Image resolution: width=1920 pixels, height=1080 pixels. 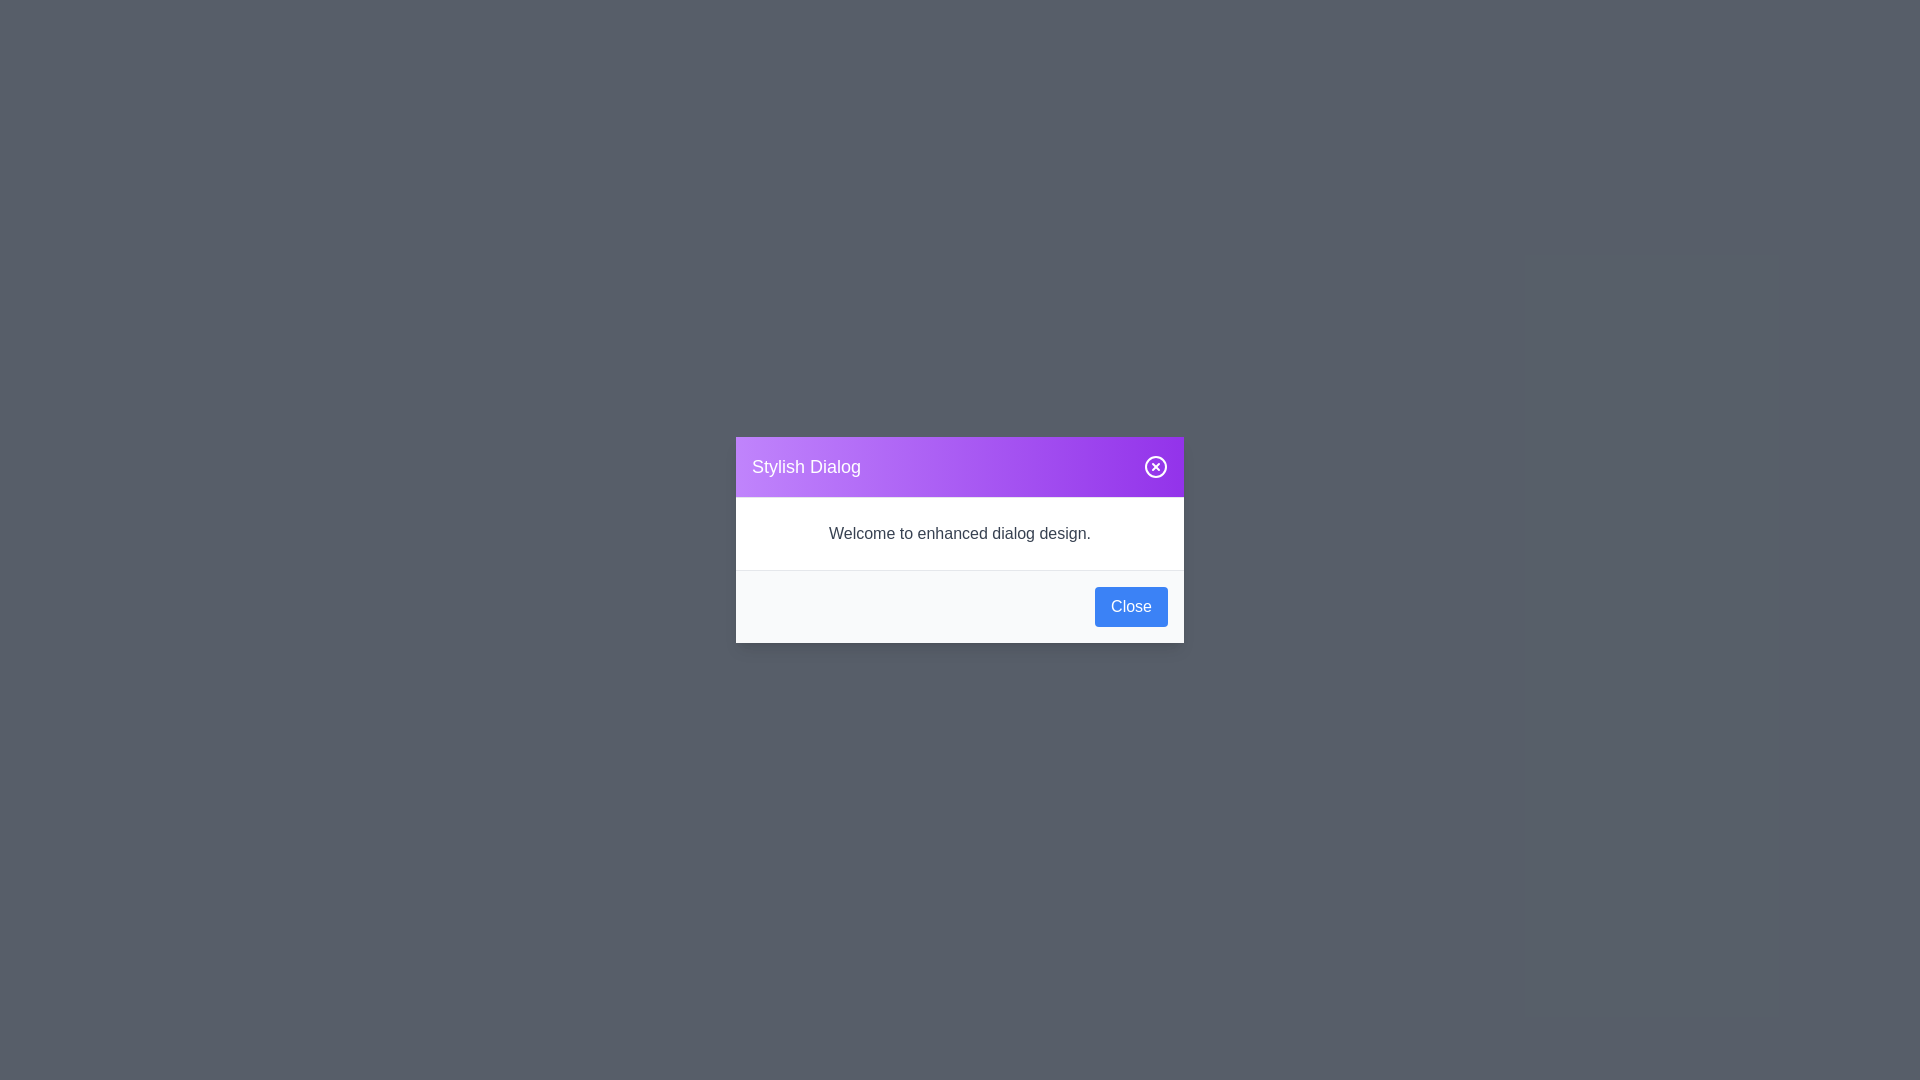 I want to click on the static text element that provides a welcoming message in the dialog, located centrally below the 'Stylish Dialog' header and above the 'Close' button, so click(x=960, y=532).